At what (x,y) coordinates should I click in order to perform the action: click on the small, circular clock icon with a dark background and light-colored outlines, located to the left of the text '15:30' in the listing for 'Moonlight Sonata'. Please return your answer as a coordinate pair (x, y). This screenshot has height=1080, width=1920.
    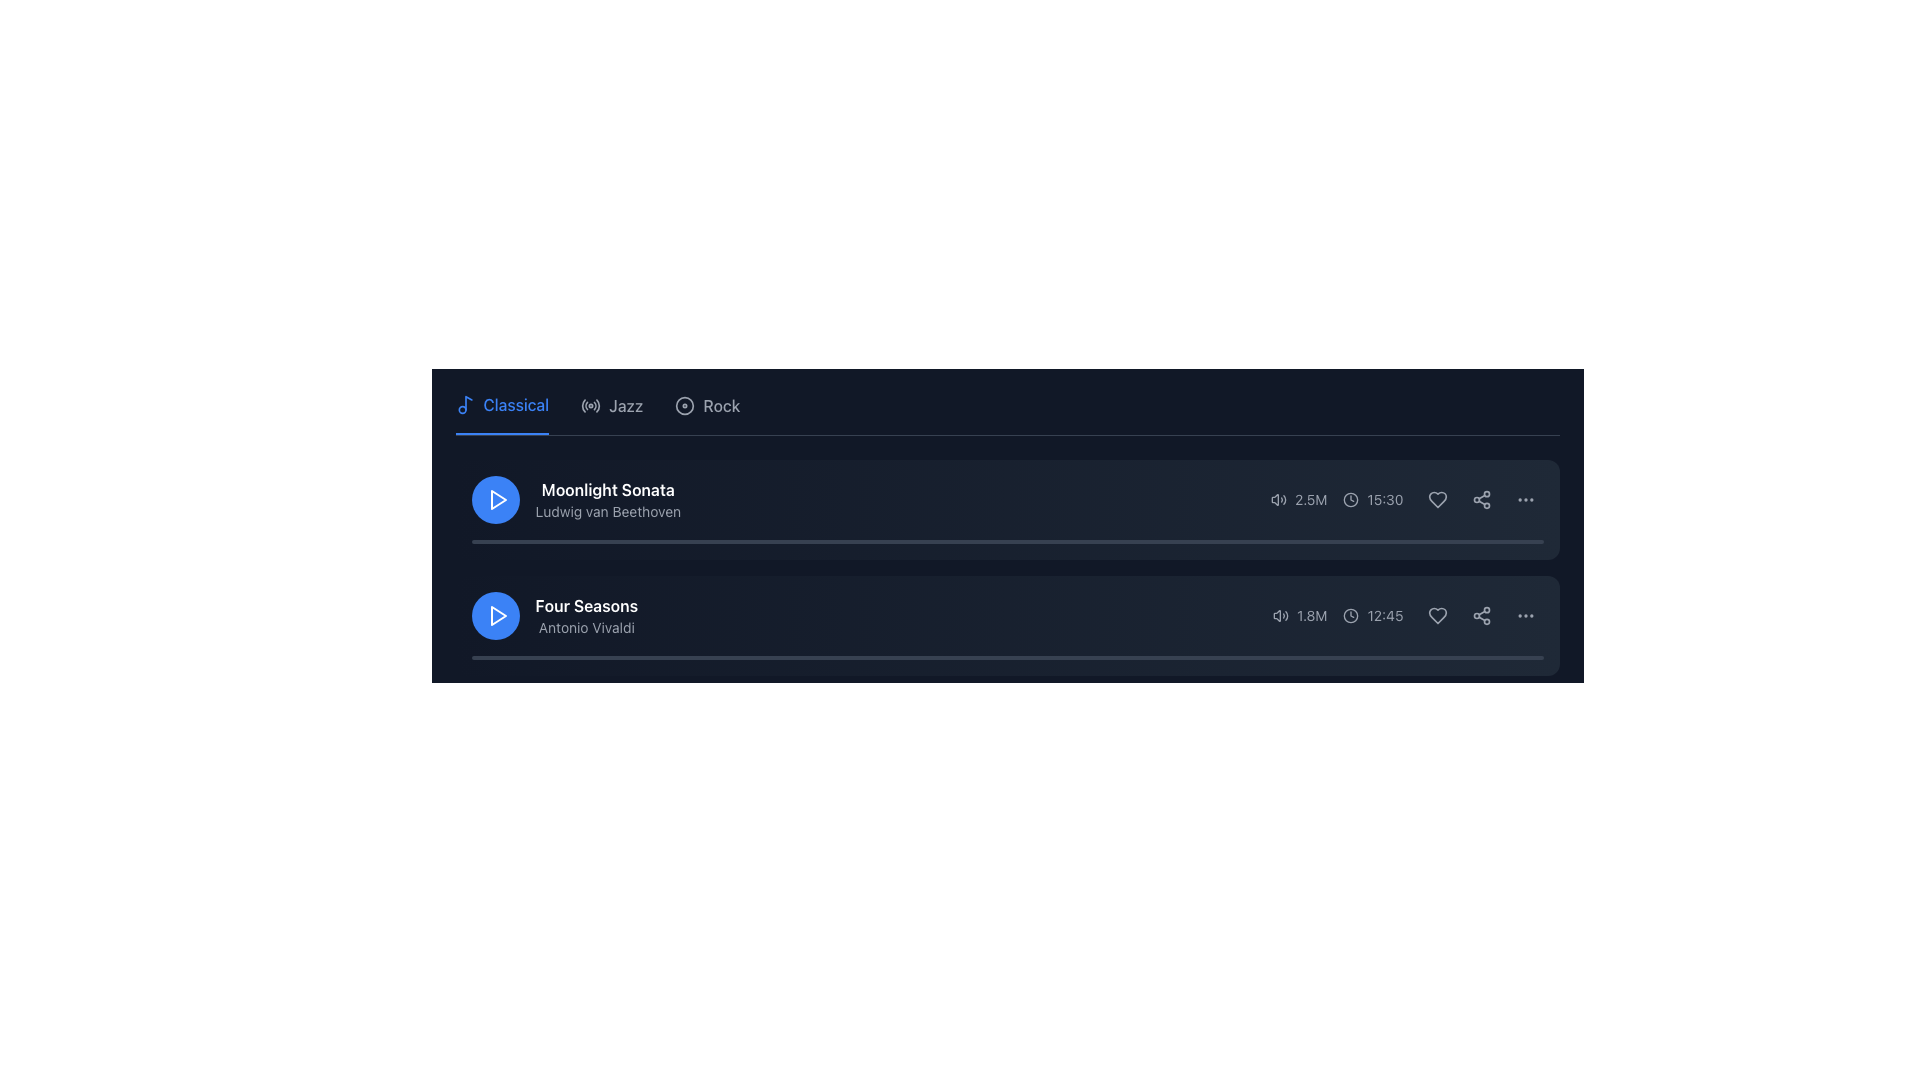
    Looking at the image, I should click on (1351, 499).